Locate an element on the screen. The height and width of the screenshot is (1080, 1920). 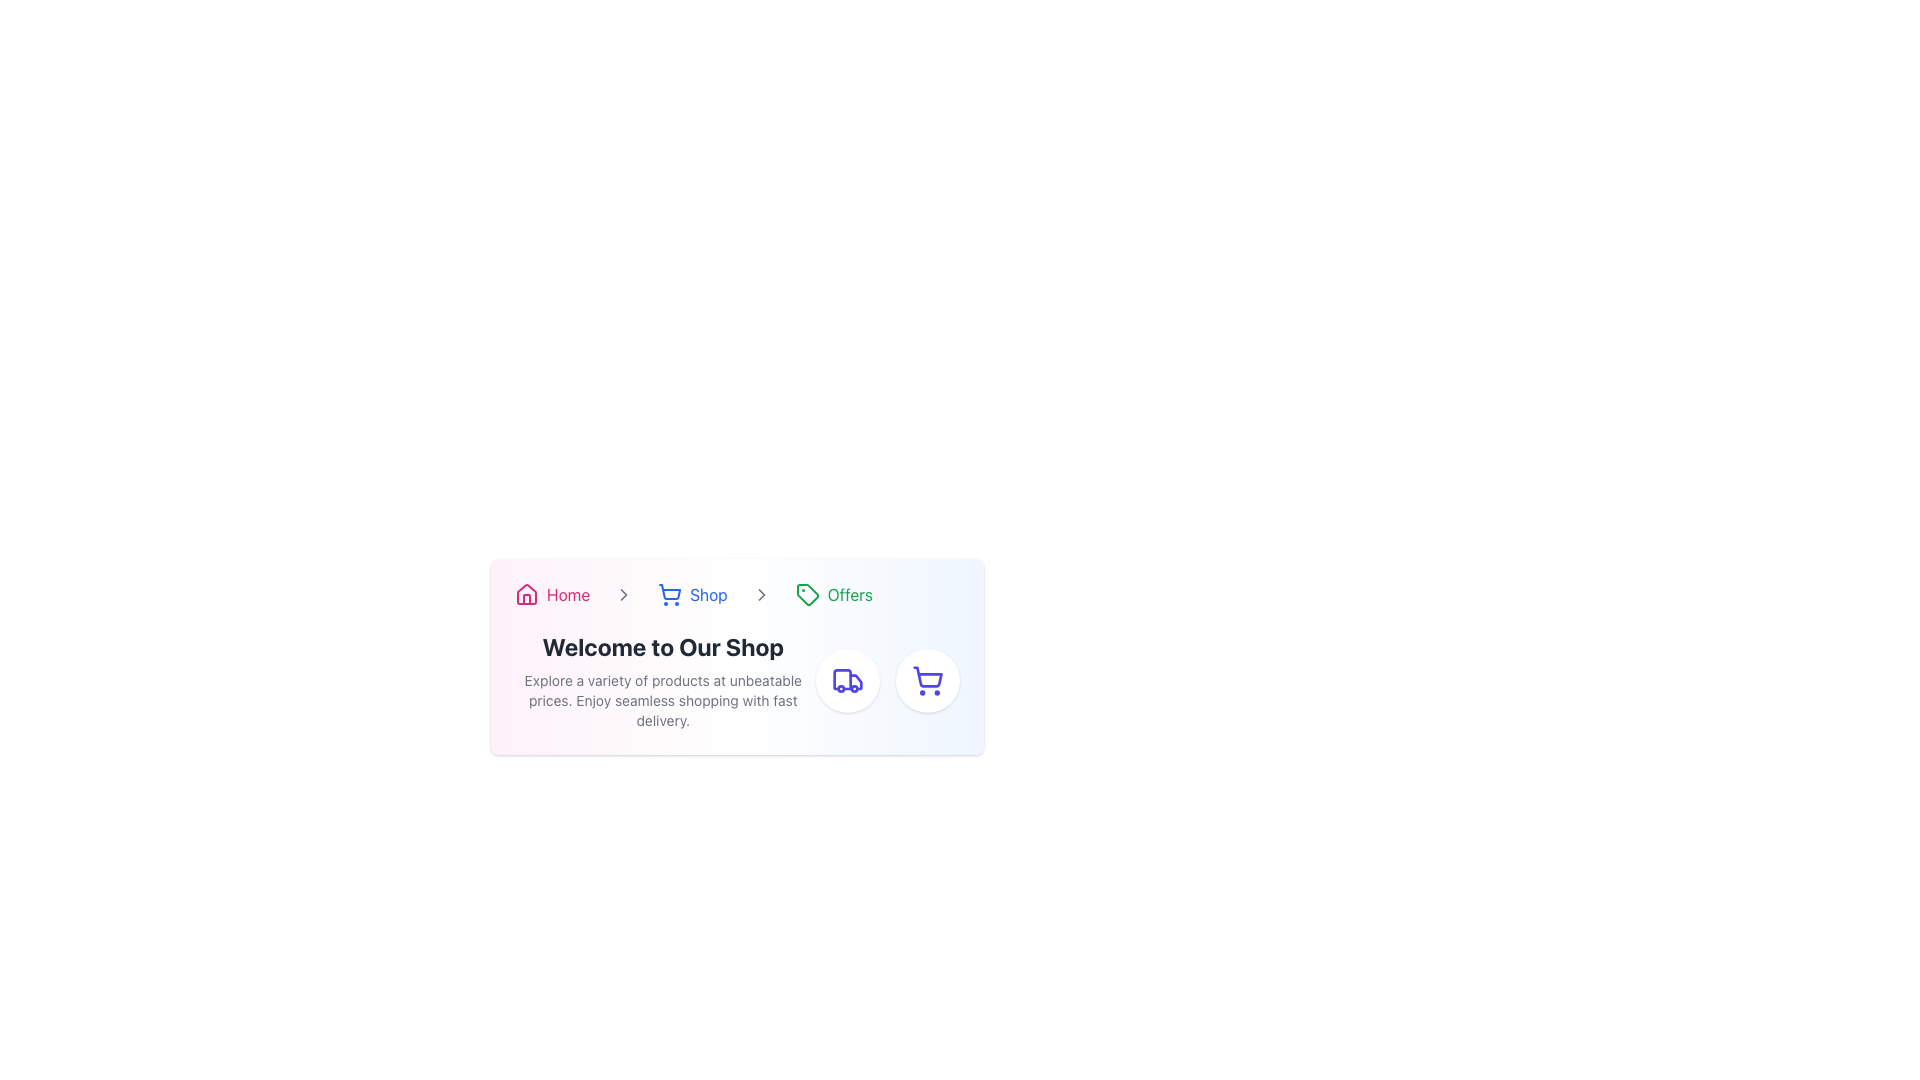
the circular button with a purple truck icon located at the bottom-right section of the visible card, which is the leftmost button next to the shopping cart icon is located at coordinates (848, 680).